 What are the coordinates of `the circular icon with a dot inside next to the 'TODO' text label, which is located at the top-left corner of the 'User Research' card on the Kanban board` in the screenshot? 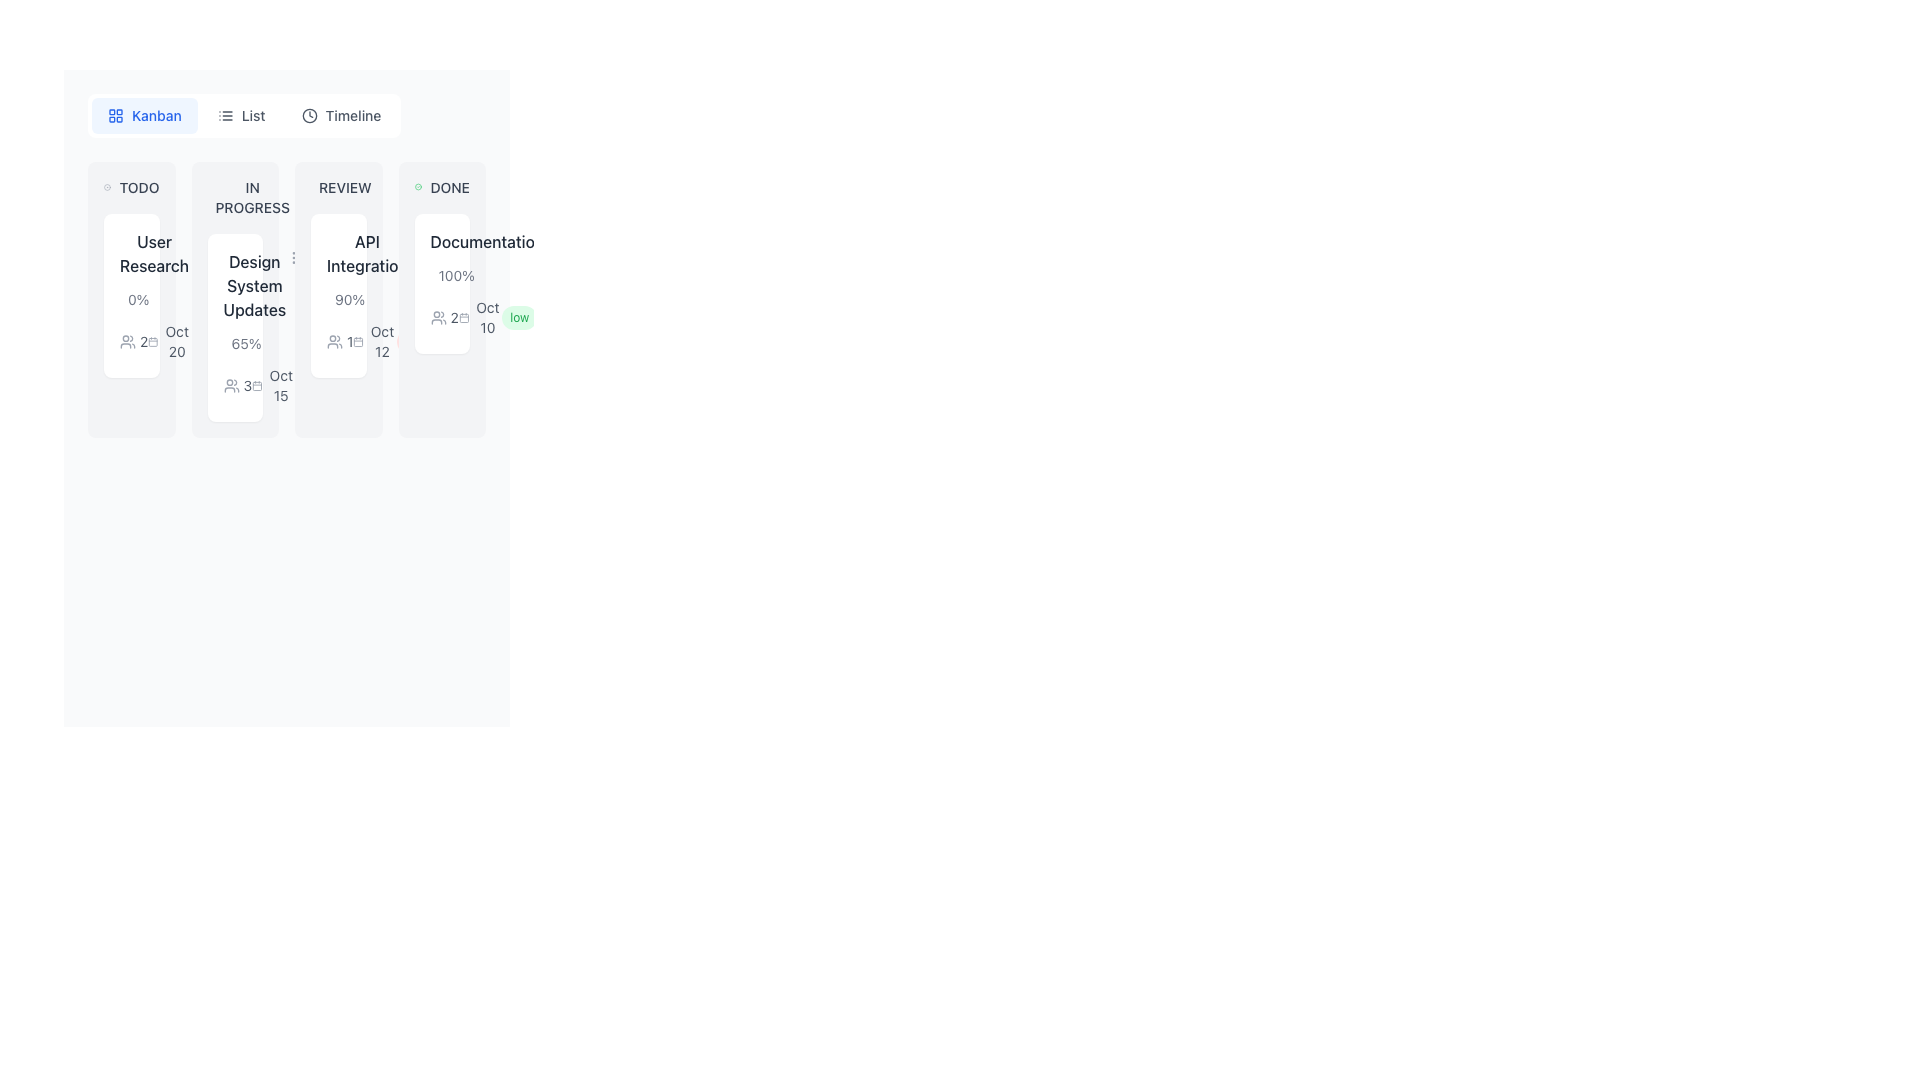 It's located at (130, 188).